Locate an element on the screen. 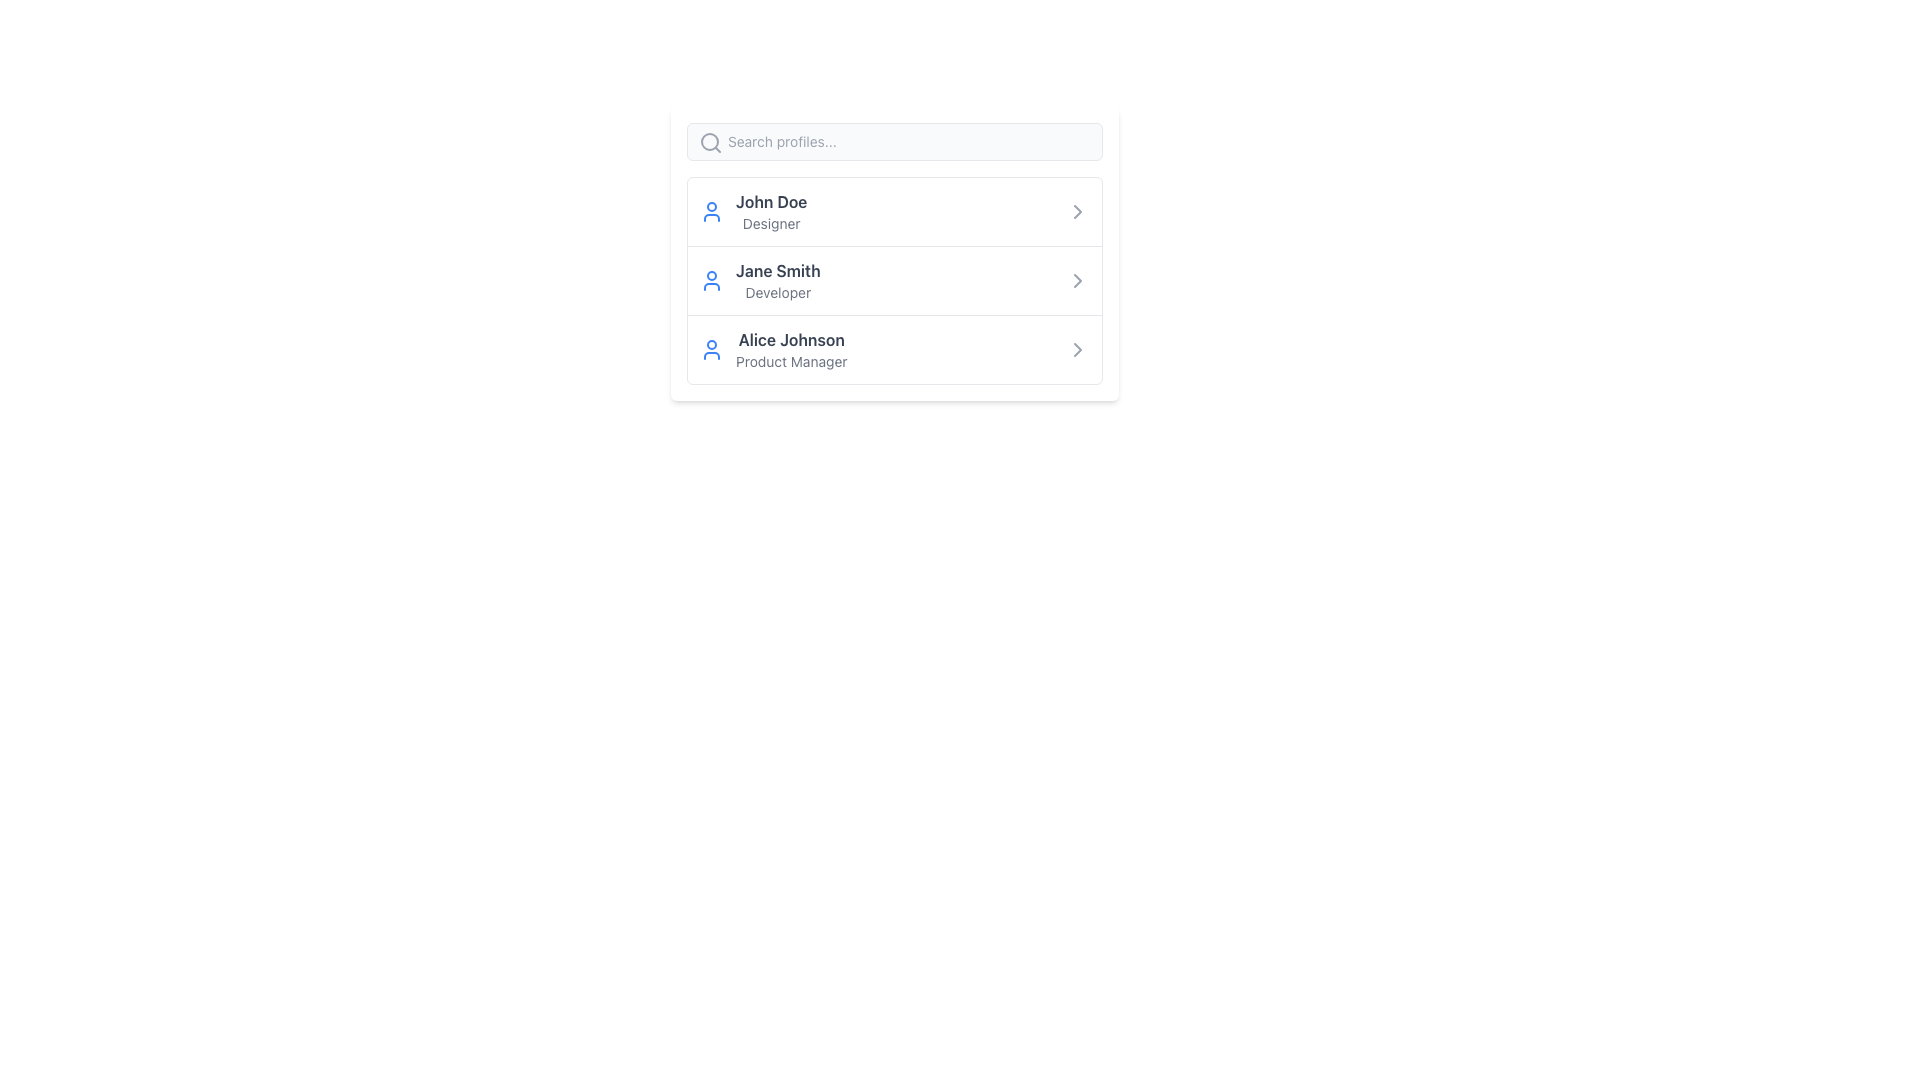 The width and height of the screenshot is (1920, 1080). the first entry of the profile list displaying user information, which includes their name and designation is located at coordinates (770, 212).